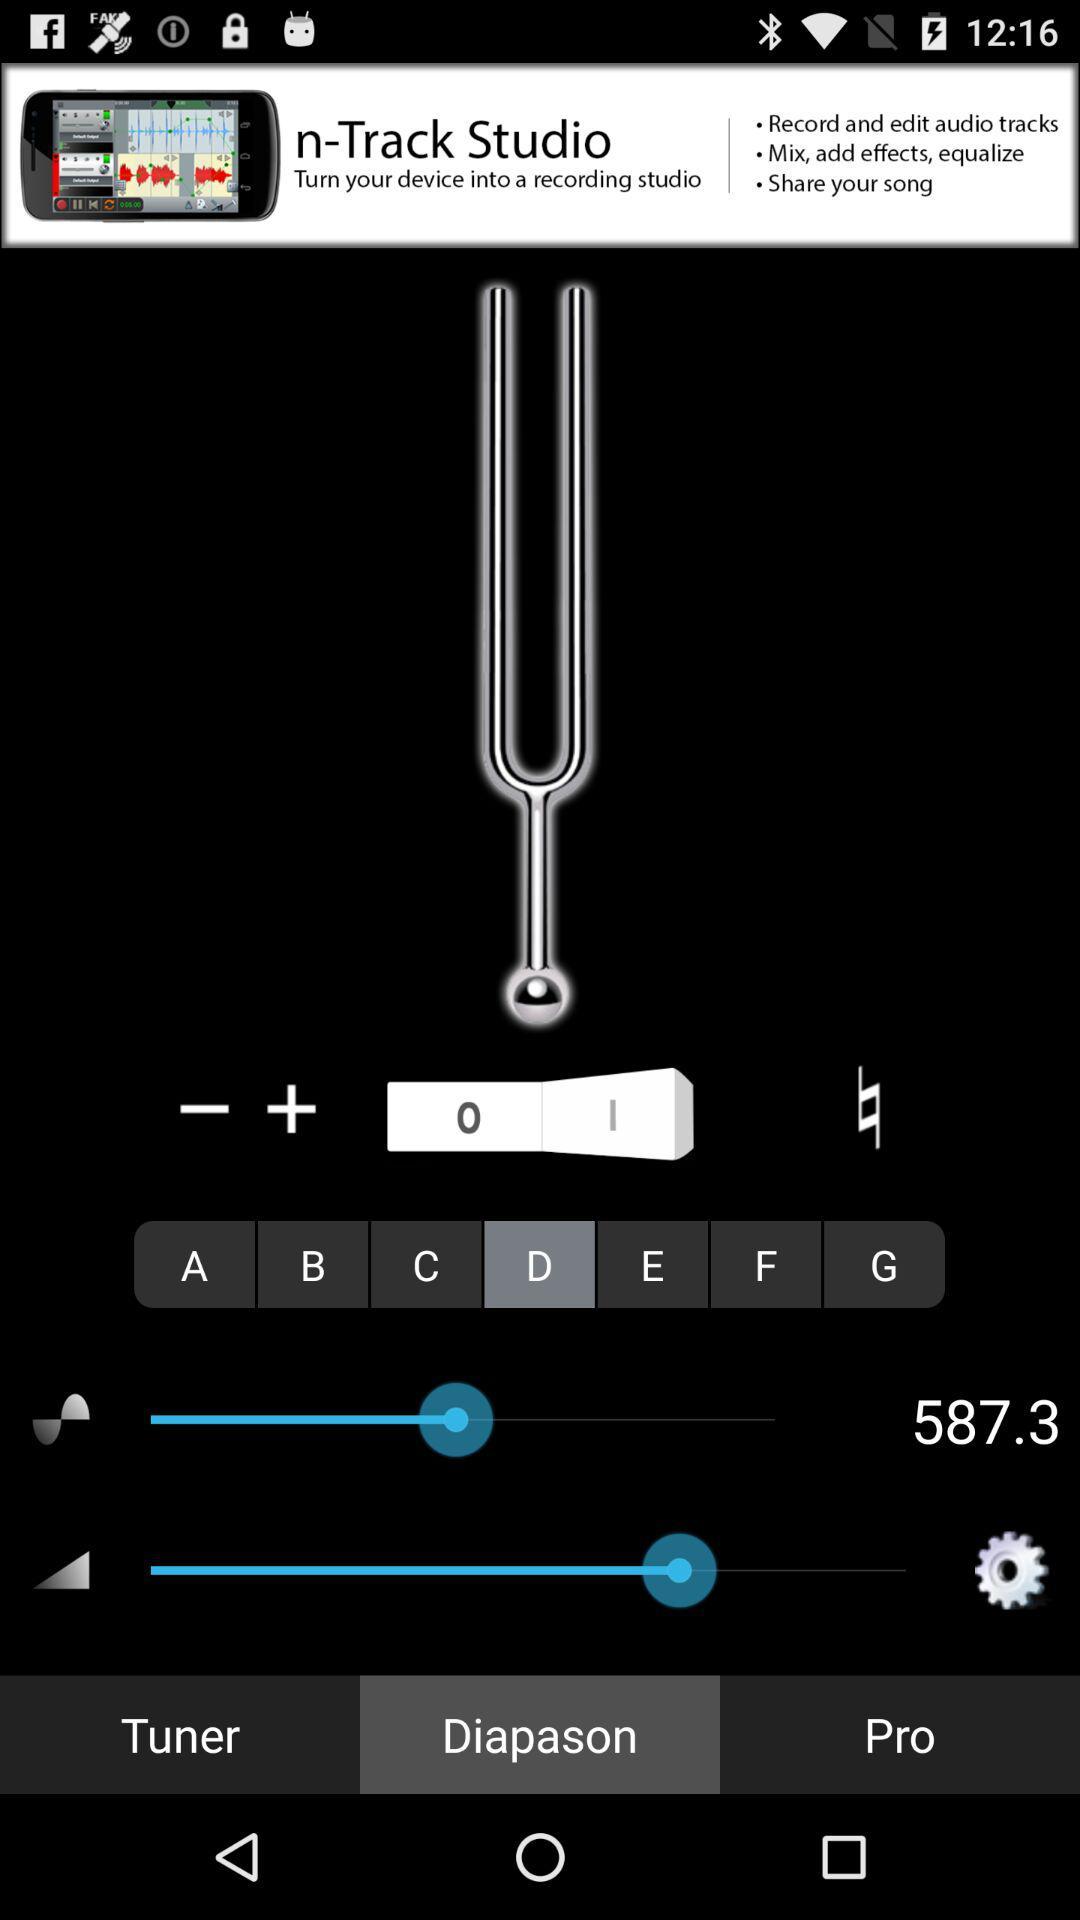  What do you see at coordinates (292, 1107) in the screenshot?
I see `icon above the a radio button` at bounding box center [292, 1107].